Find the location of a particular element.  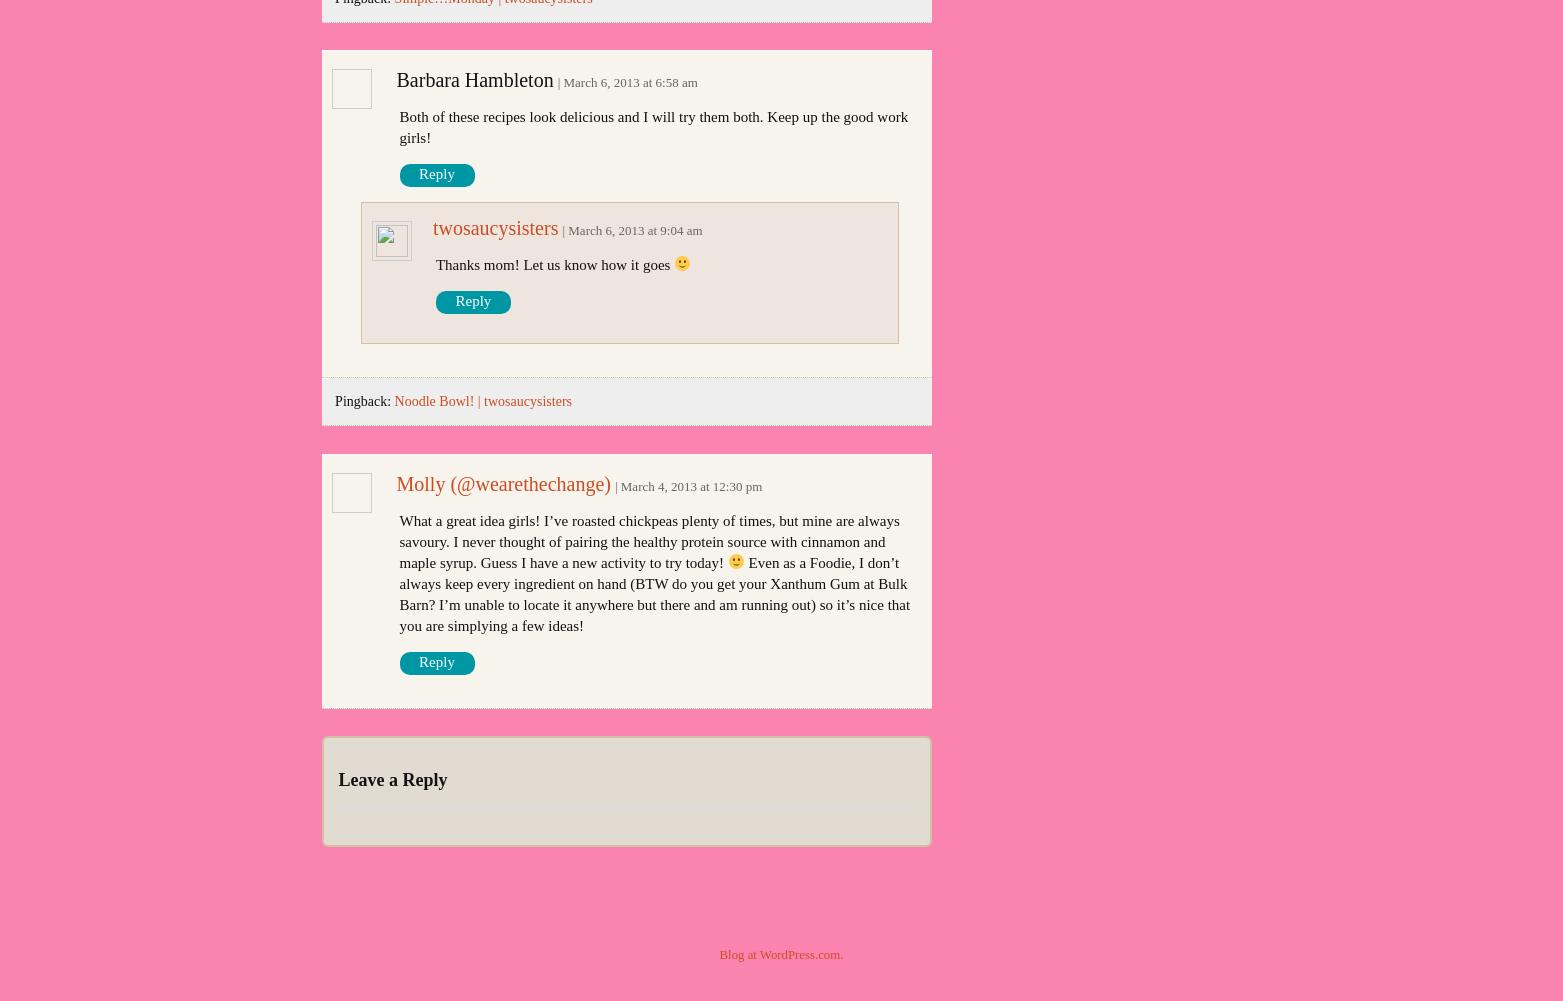

'March 6, 2013 at 9:04 am' is located at coordinates (635, 228).